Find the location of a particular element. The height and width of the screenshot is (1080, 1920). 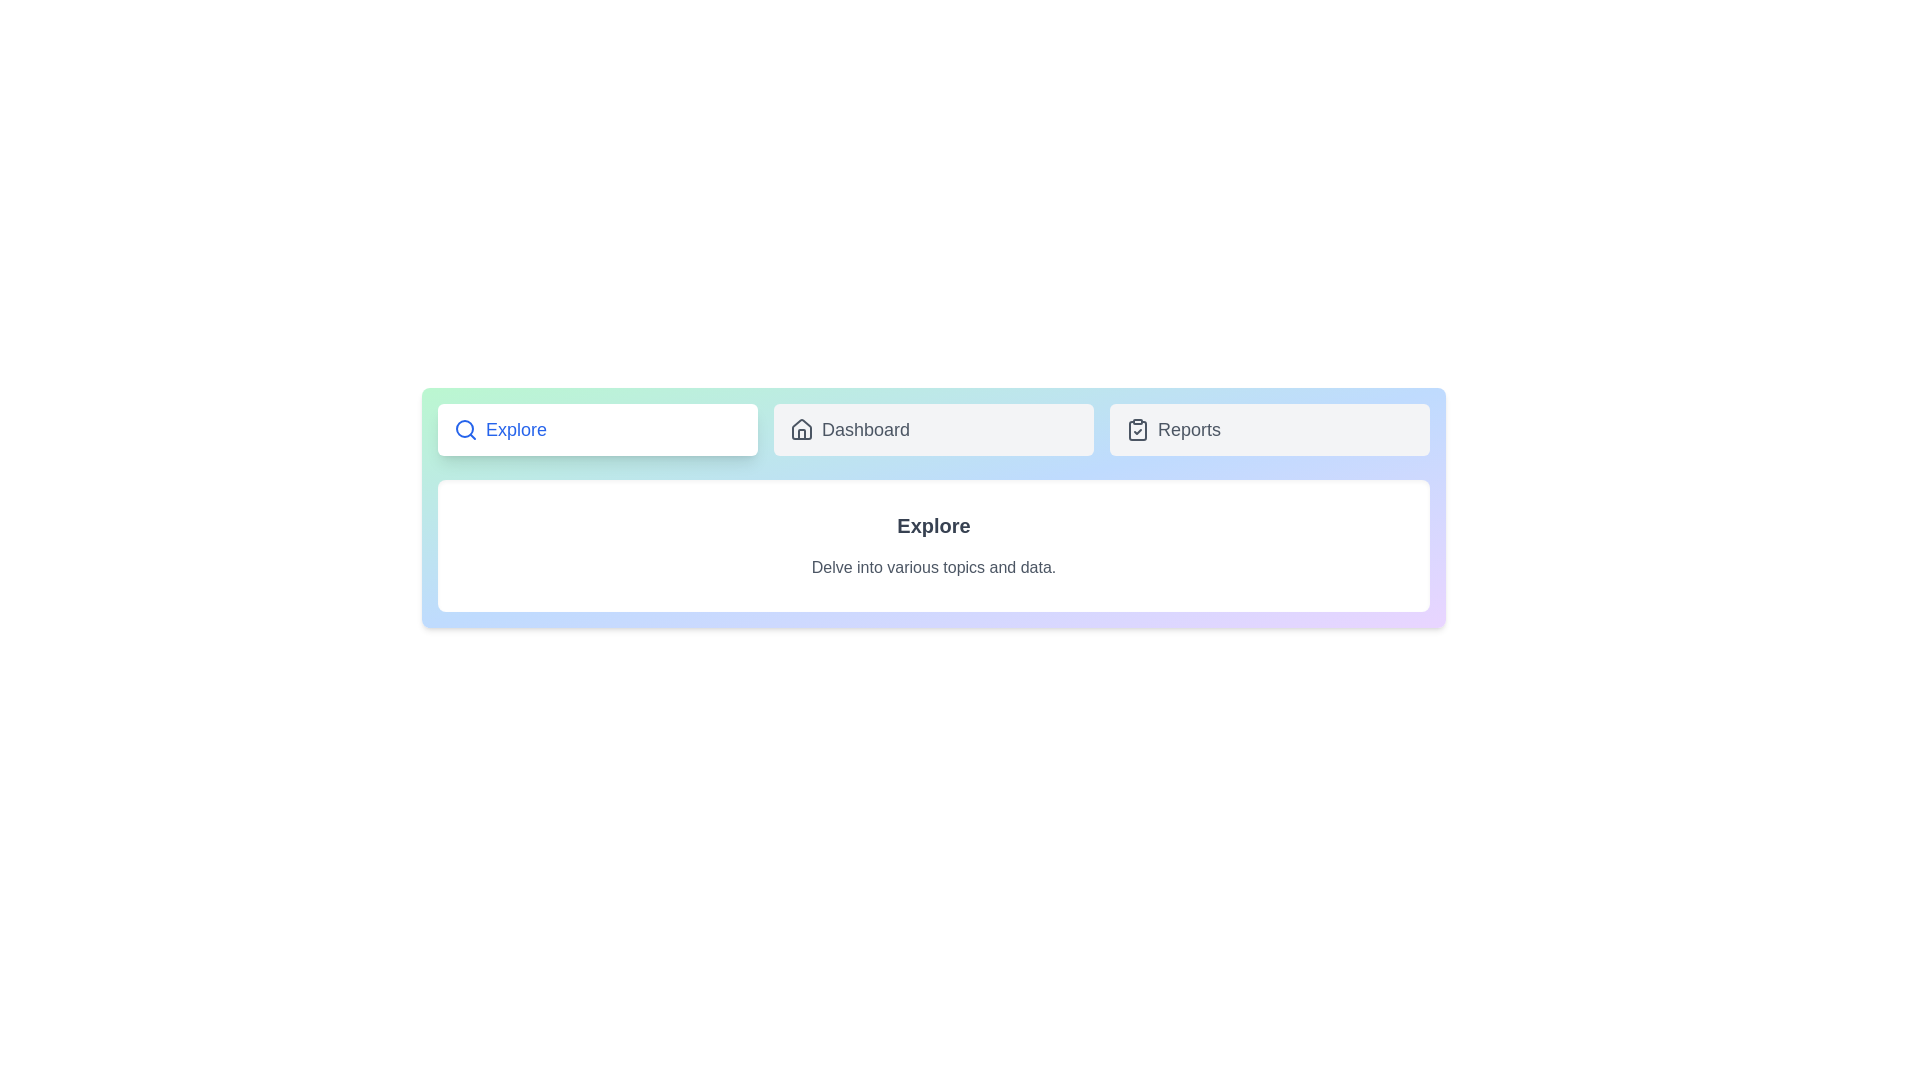

the Dashboard button to observe its hover effect is located at coordinates (933, 428).